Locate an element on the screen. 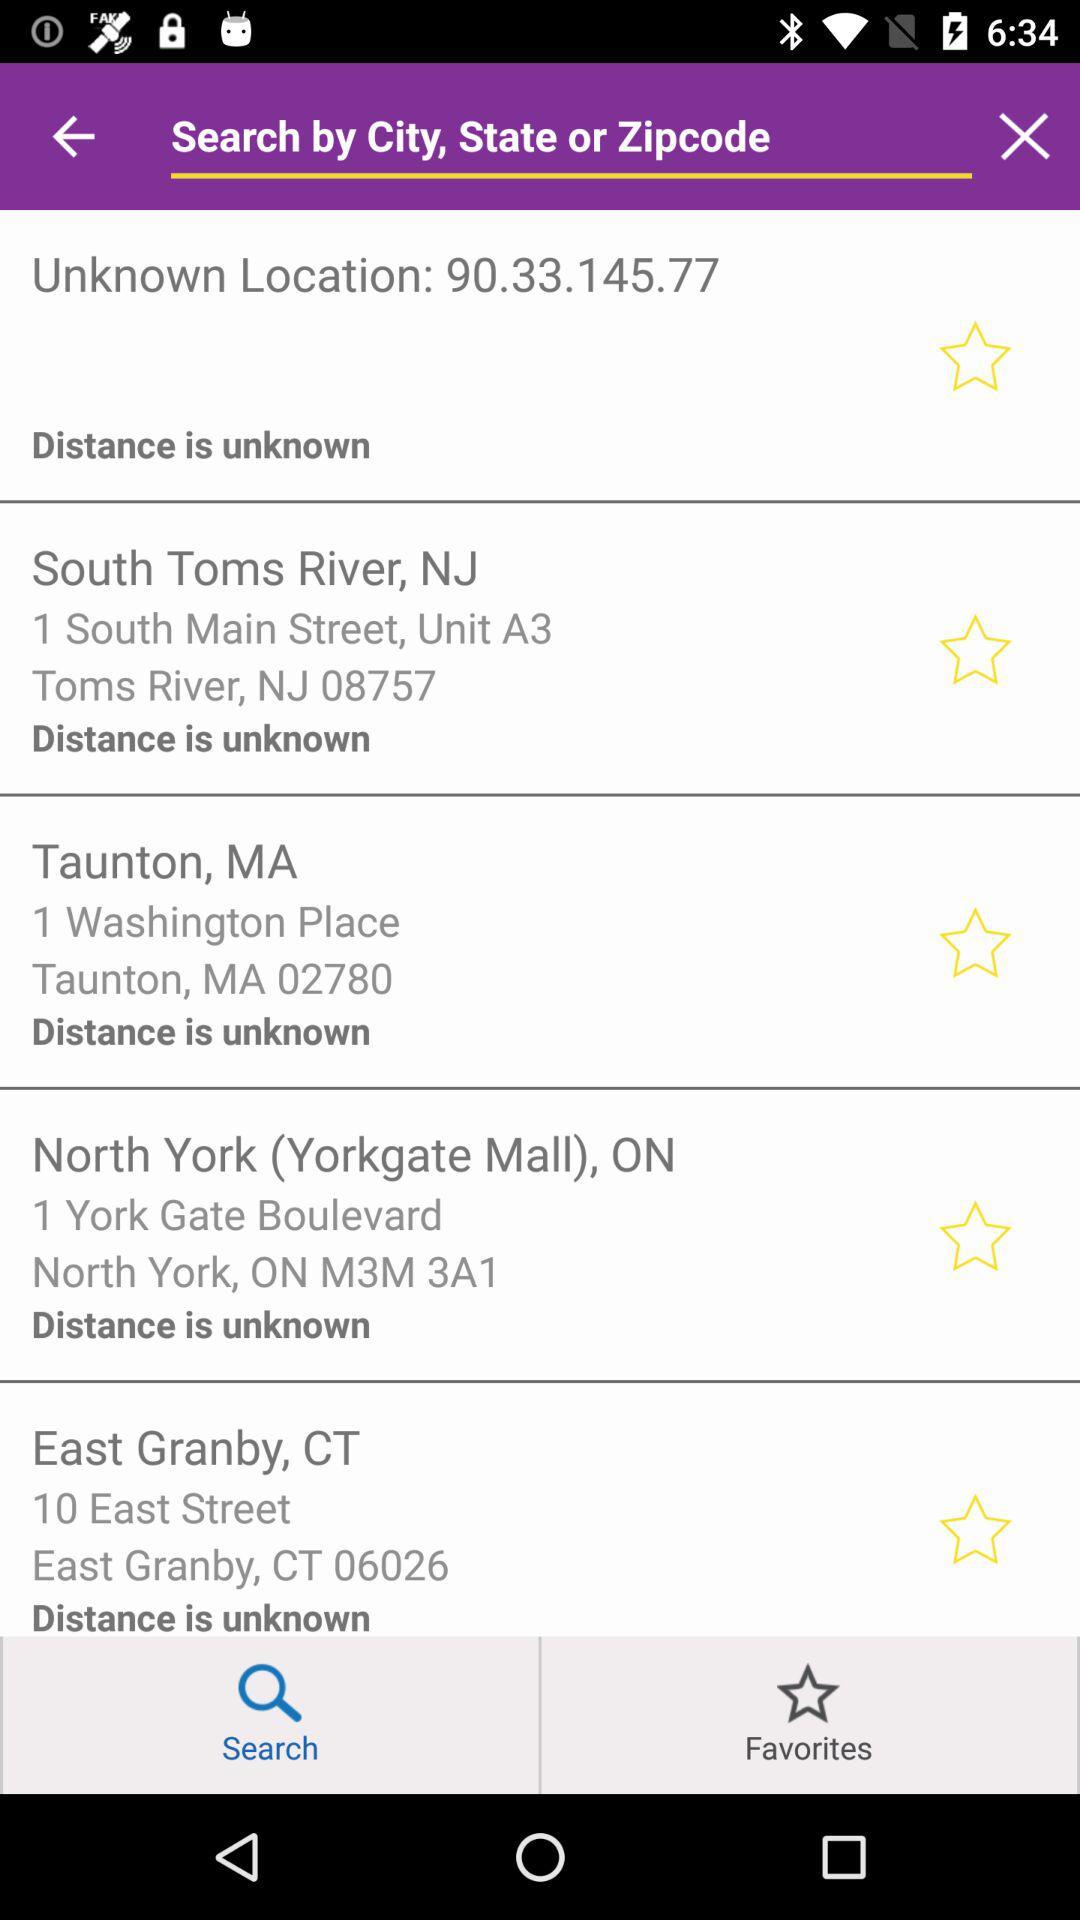 Image resolution: width=1080 pixels, height=1920 pixels. 1 south main item is located at coordinates (470, 626).